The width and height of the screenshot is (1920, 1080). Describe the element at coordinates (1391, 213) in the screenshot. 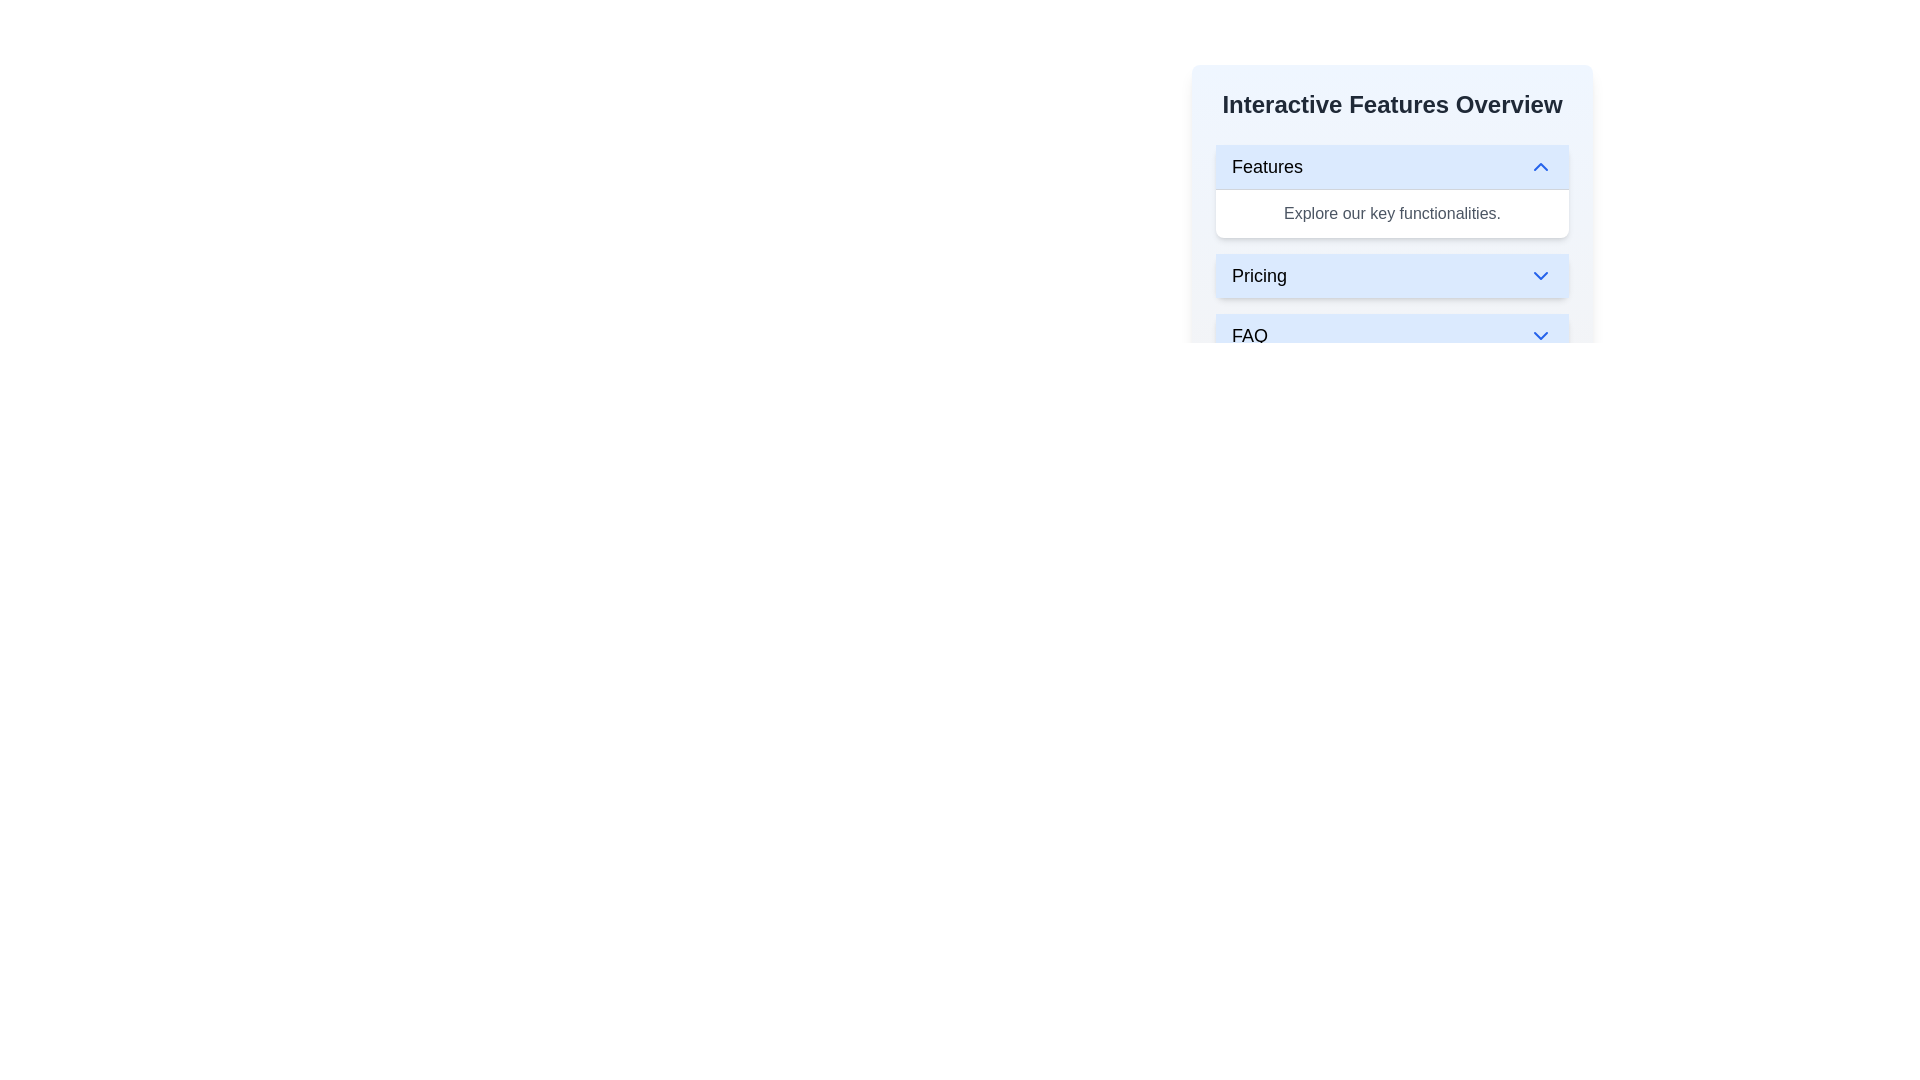

I see `the descriptive text element located under the blue header in the 'Features' section` at that location.